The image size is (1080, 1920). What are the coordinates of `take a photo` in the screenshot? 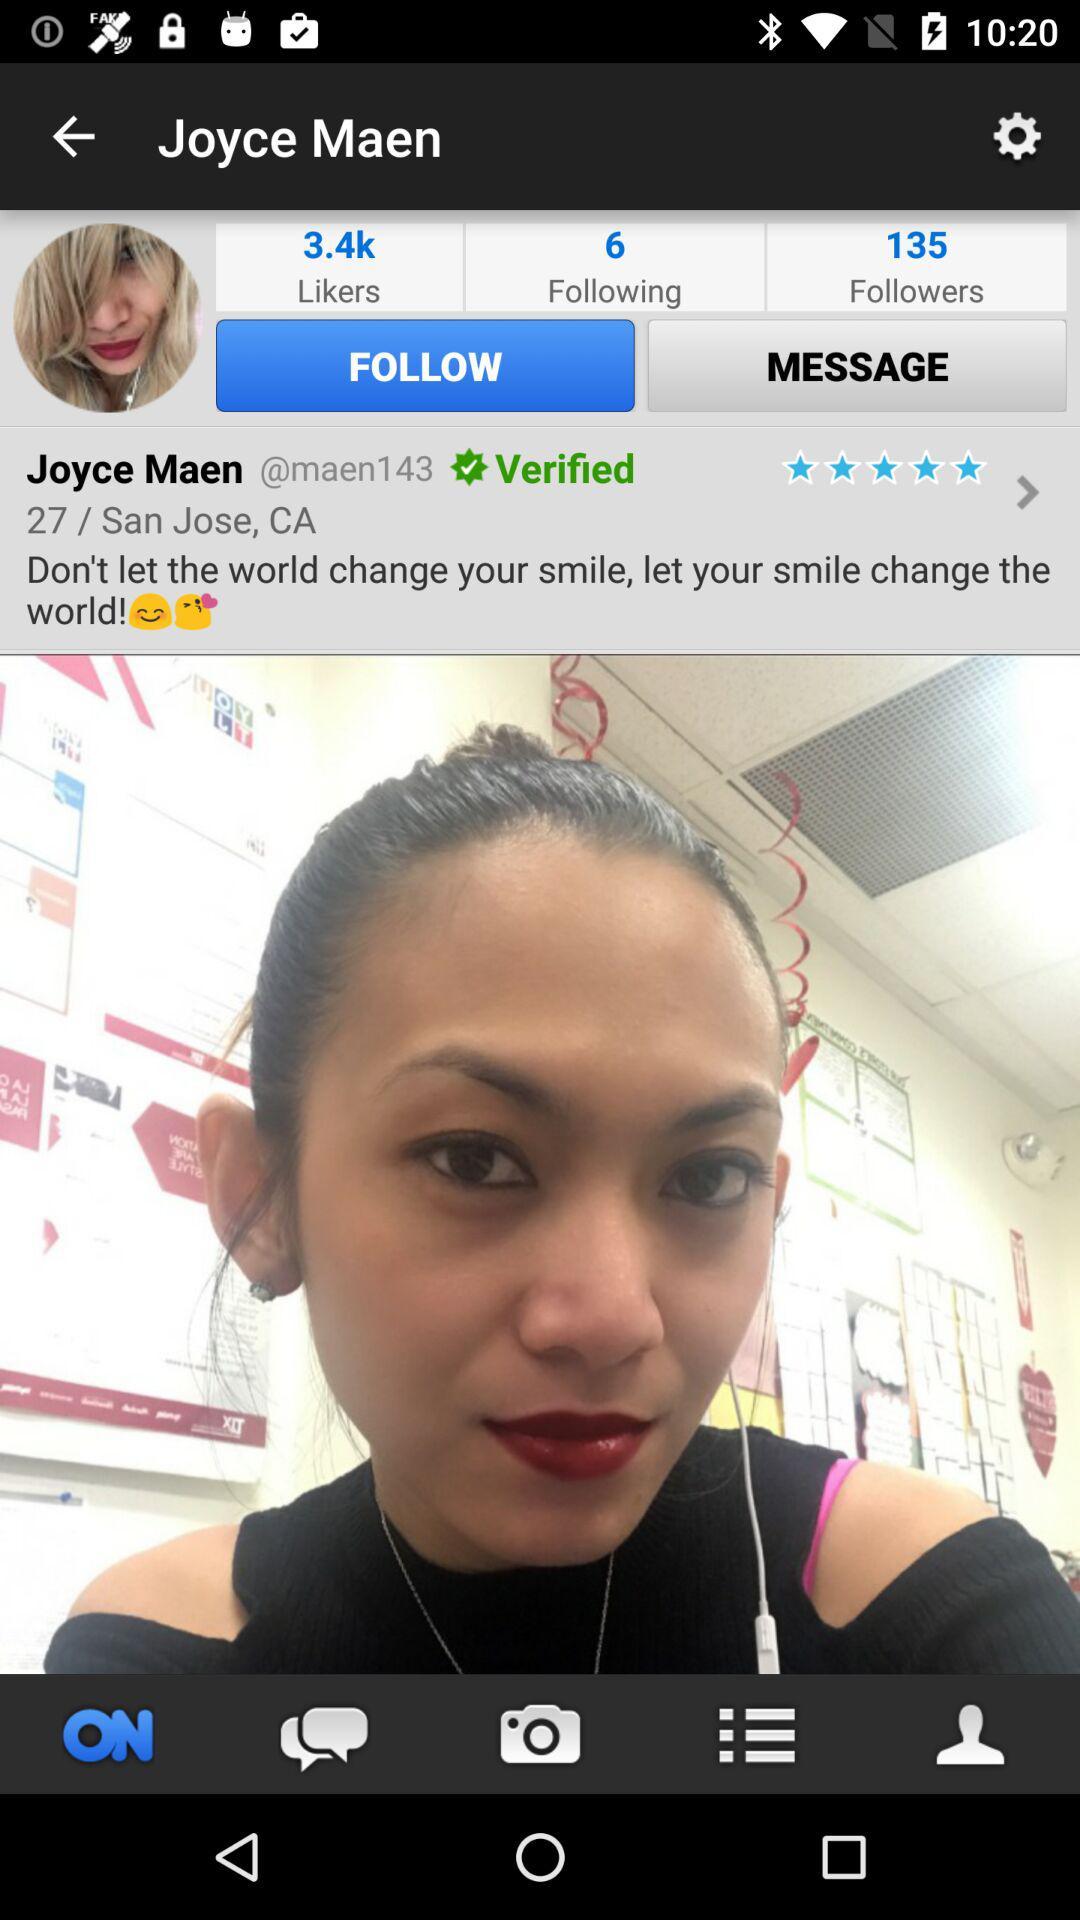 It's located at (540, 1733).